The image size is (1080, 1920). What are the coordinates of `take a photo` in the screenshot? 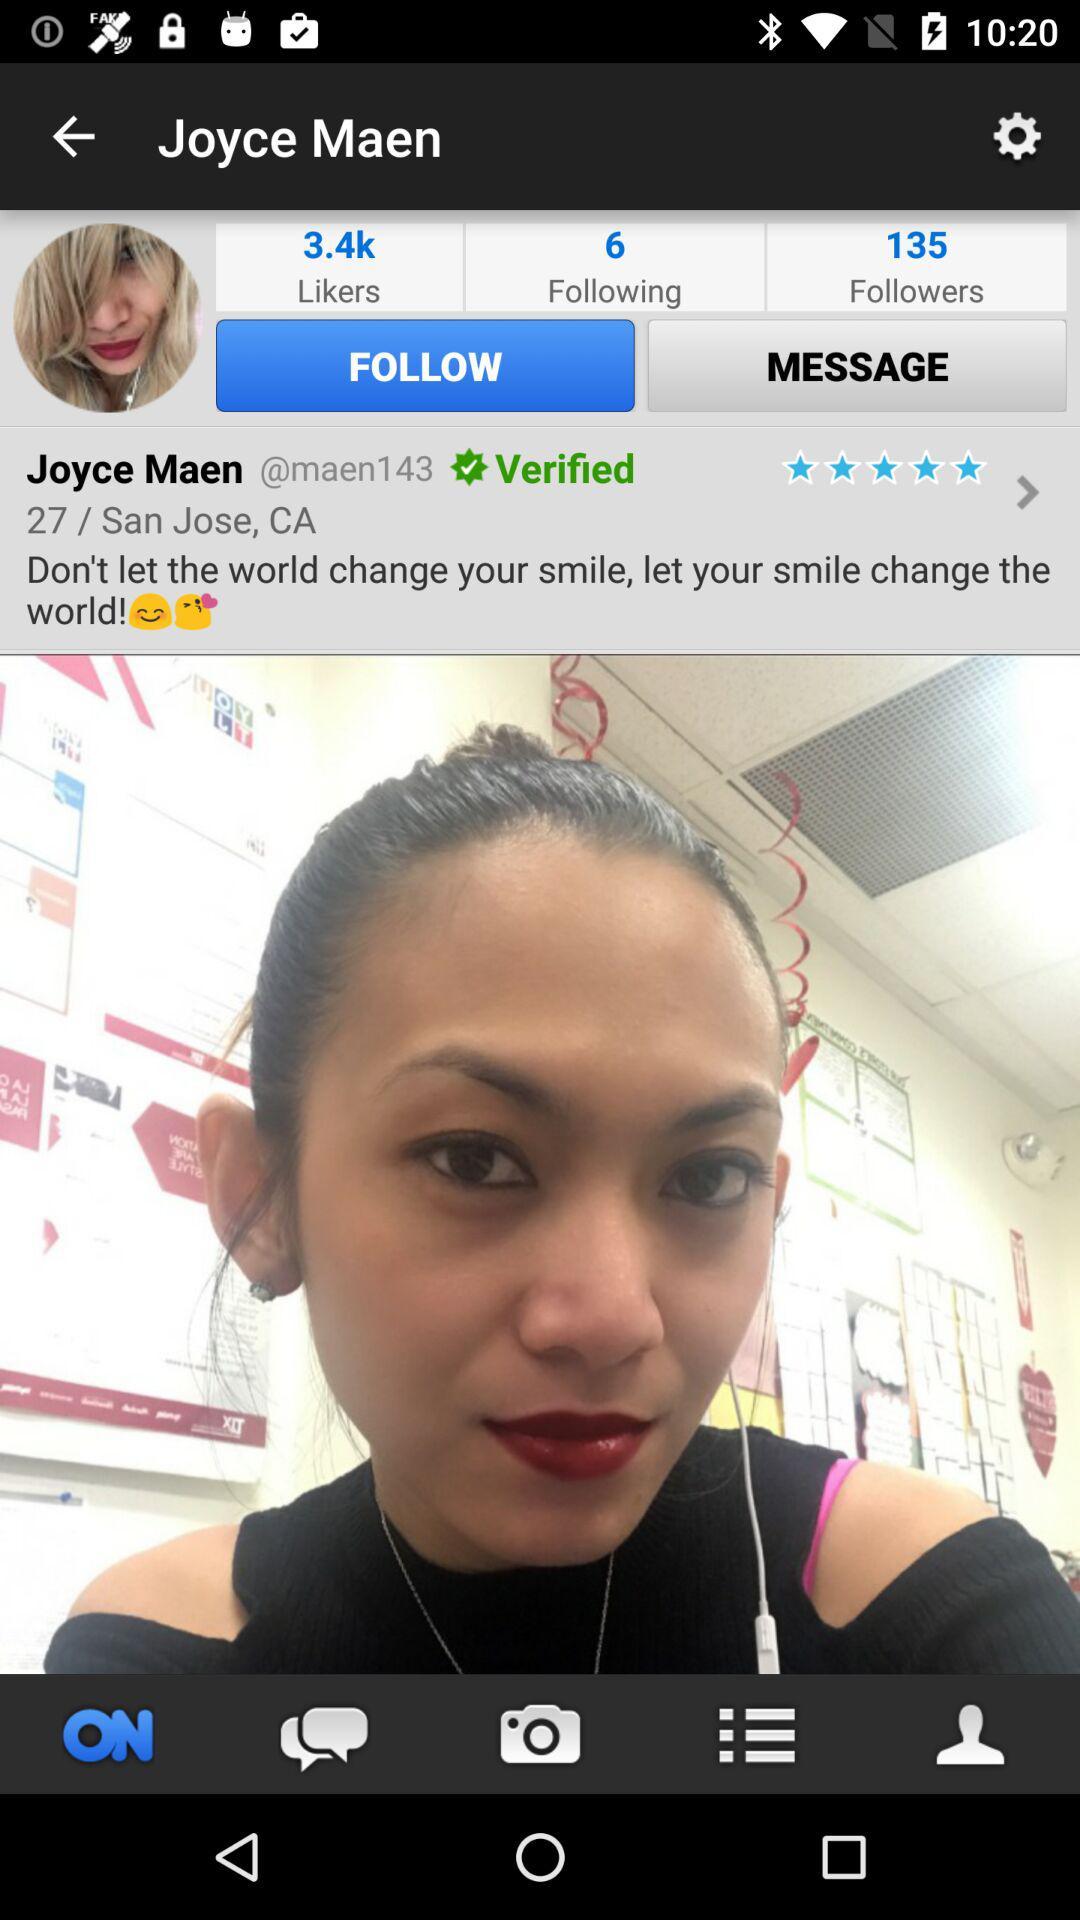 It's located at (540, 1733).